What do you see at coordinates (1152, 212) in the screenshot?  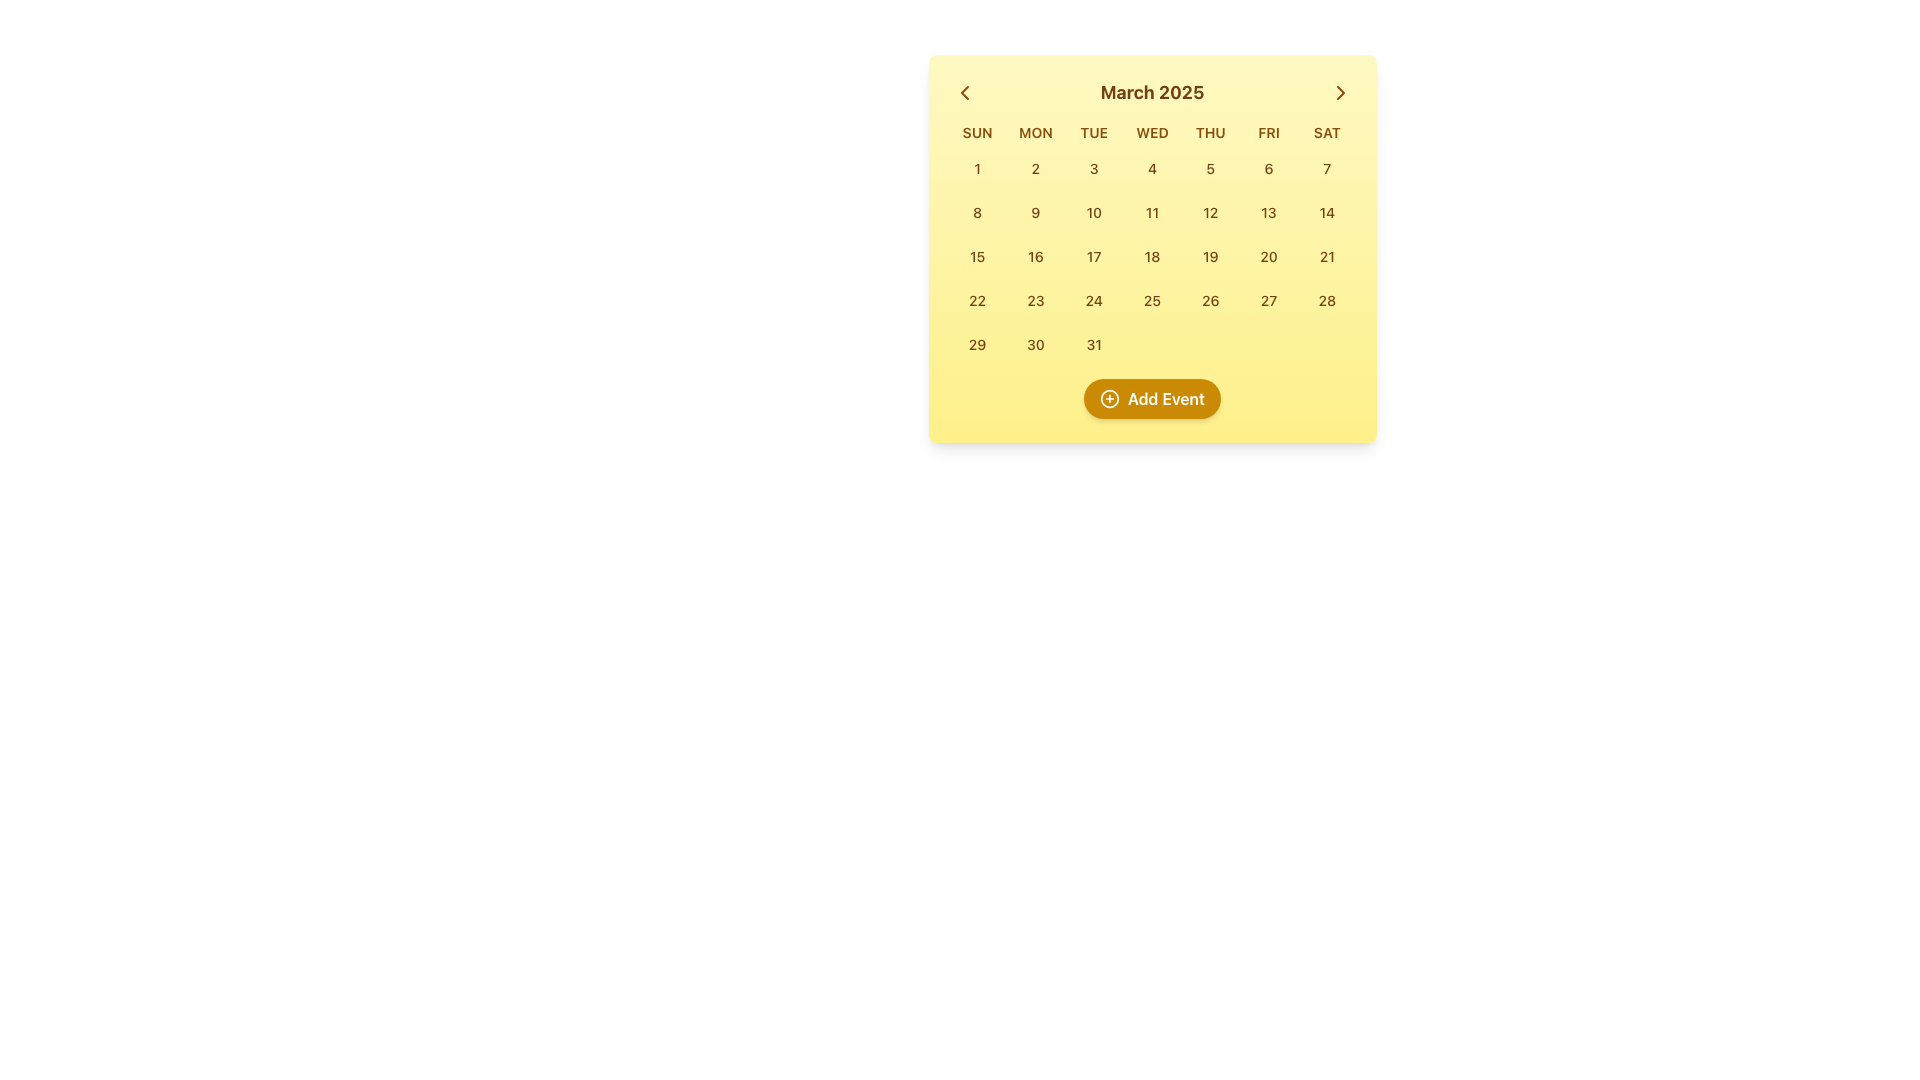 I see `the date button displaying the number '11' in the datepicker interface` at bounding box center [1152, 212].